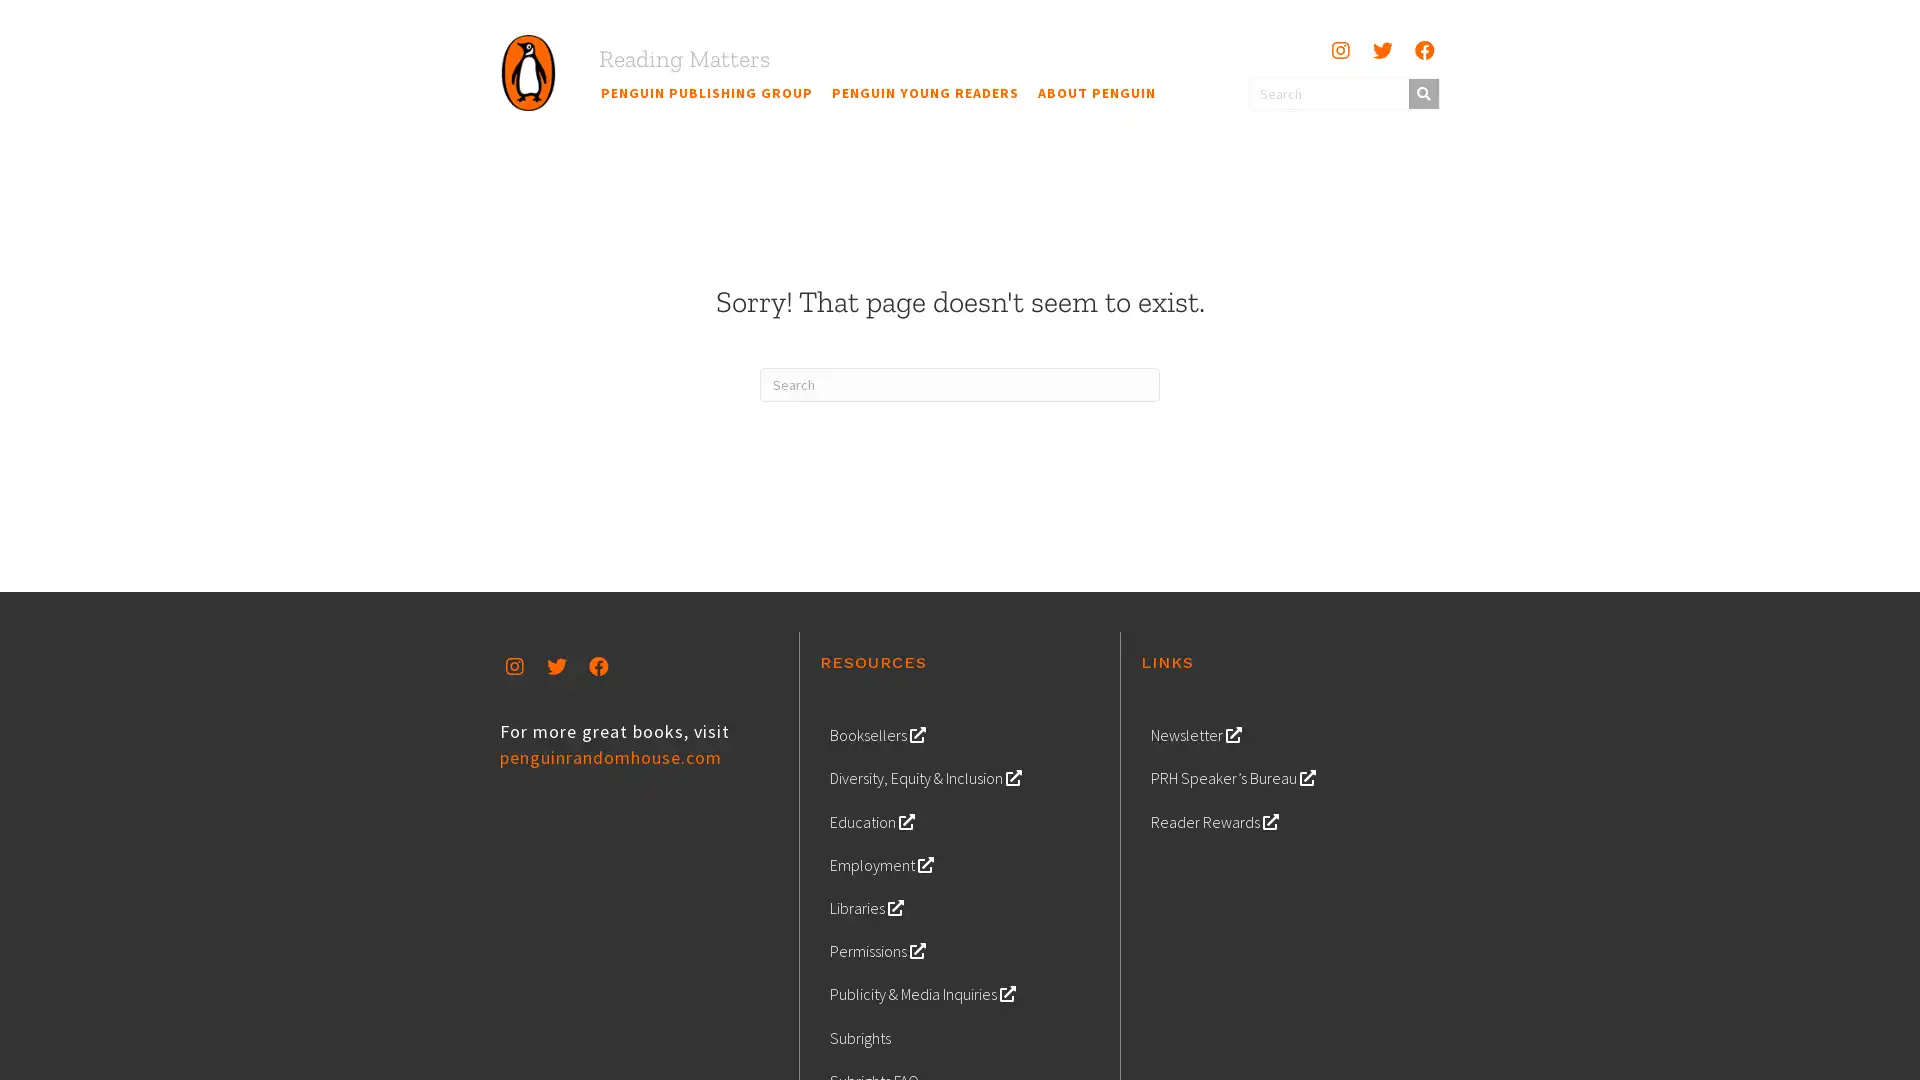 The height and width of the screenshot is (1080, 1920). I want to click on Facebook, so click(598, 666).